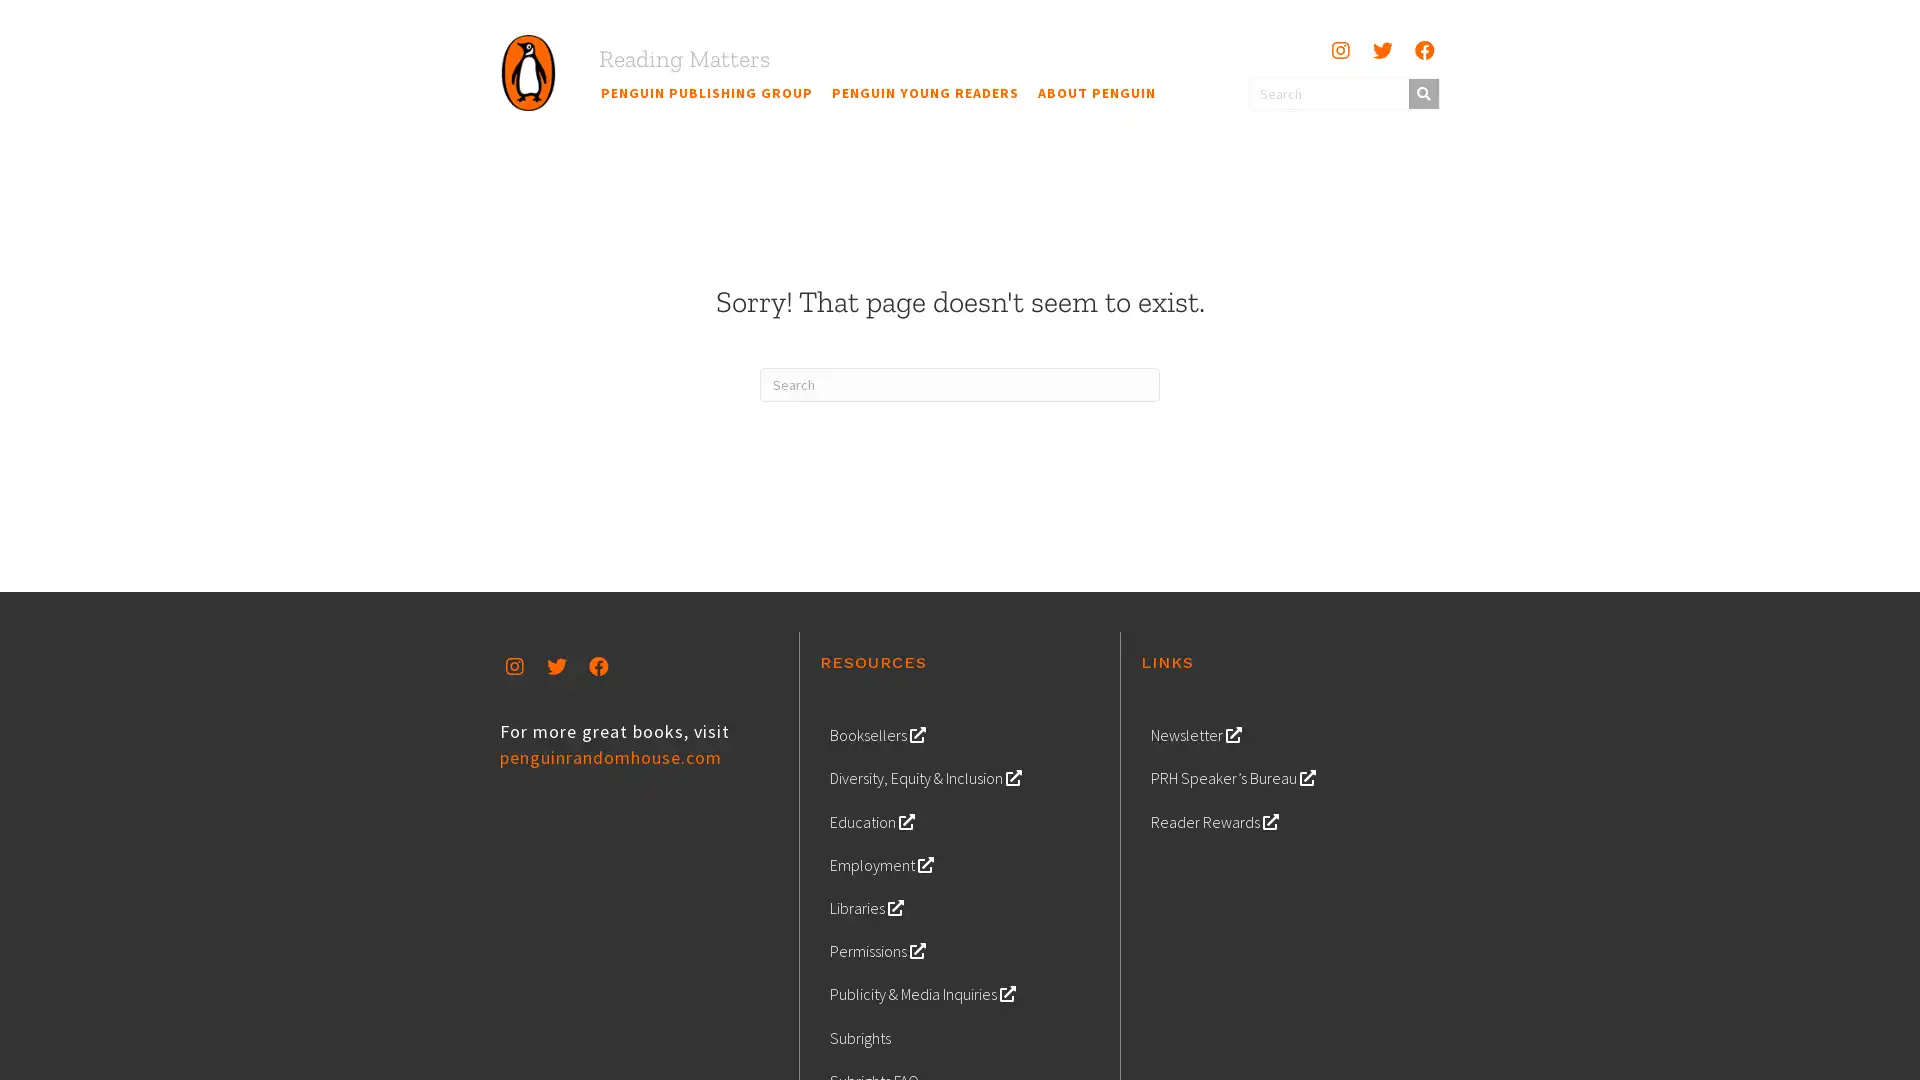 The height and width of the screenshot is (1080, 1920). I want to click on Facebook, so click(598, 666).